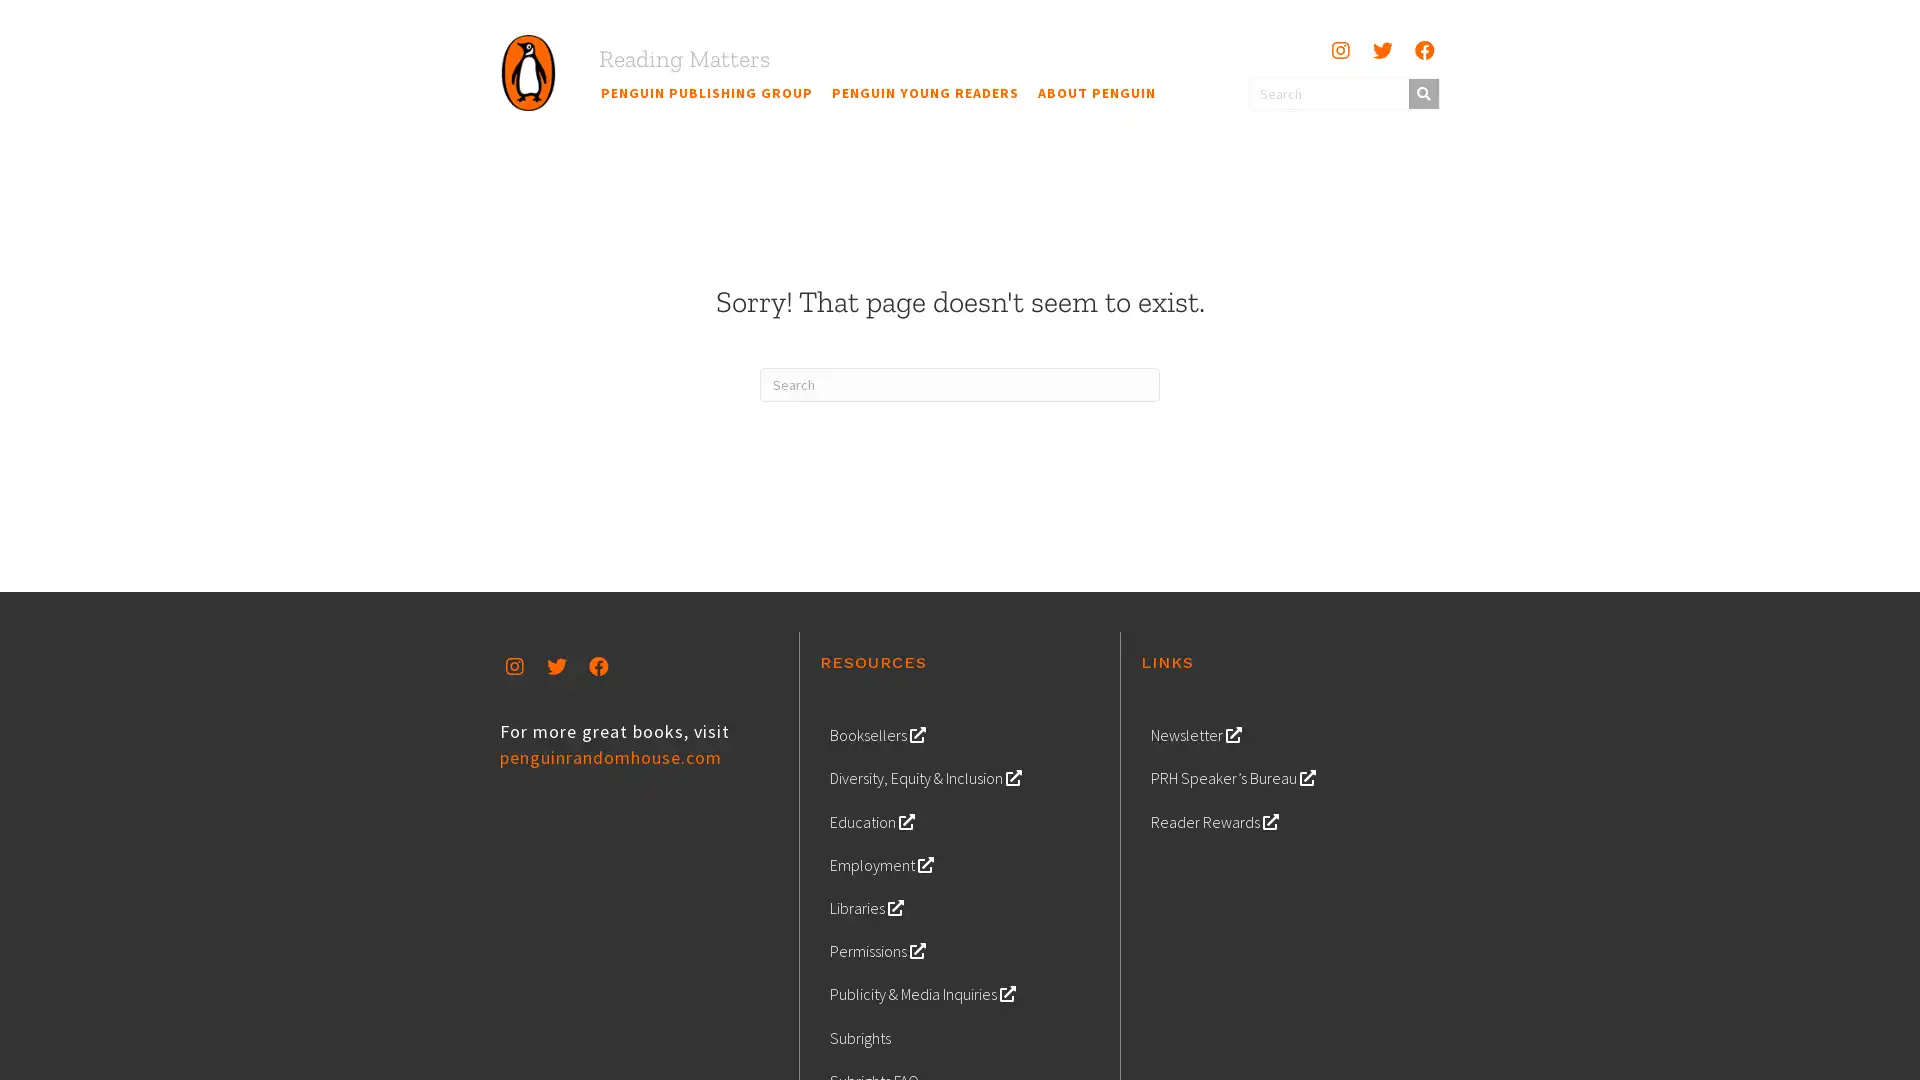 The height and width of the screenshot is (1080, 1920). I want to click on Facebook, so click(598, 666).